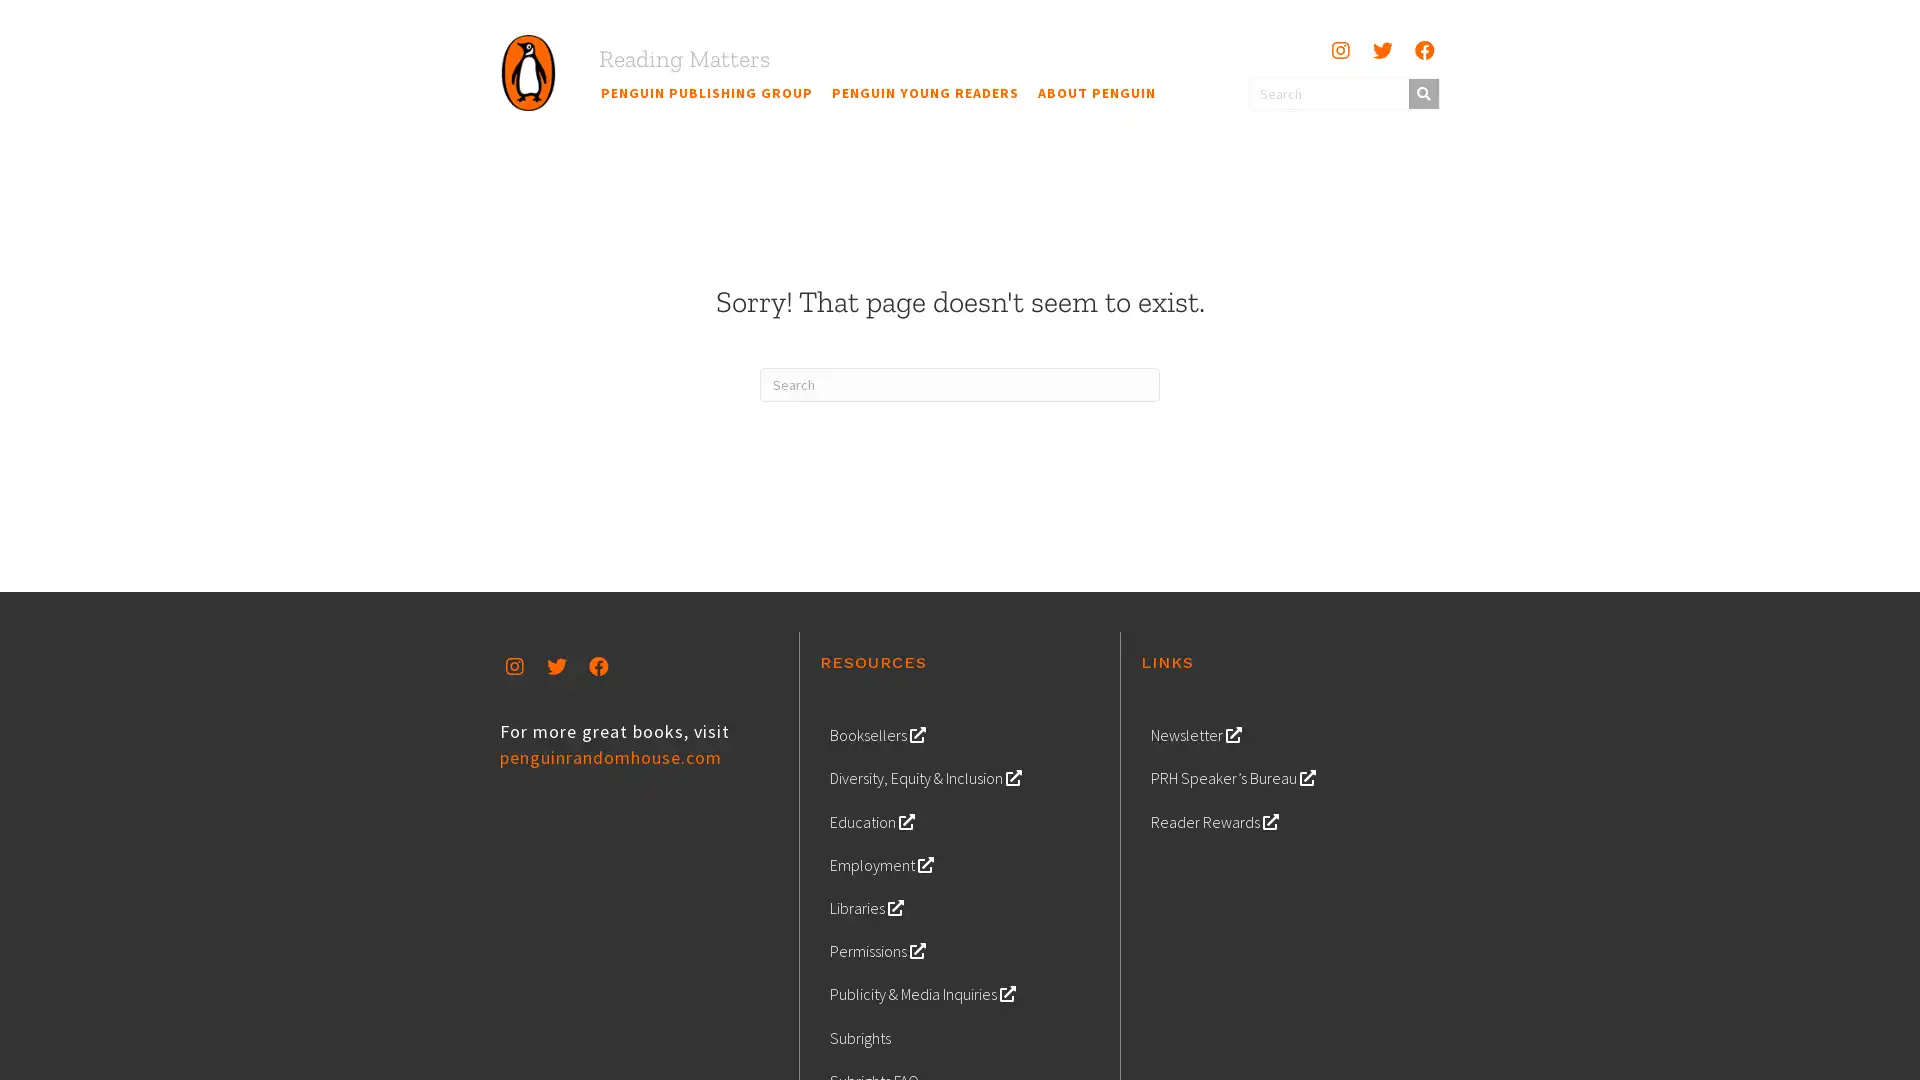 The height and width of the screenshot is (1080, 1920). I want to click on Facebook, so click(598, 666).